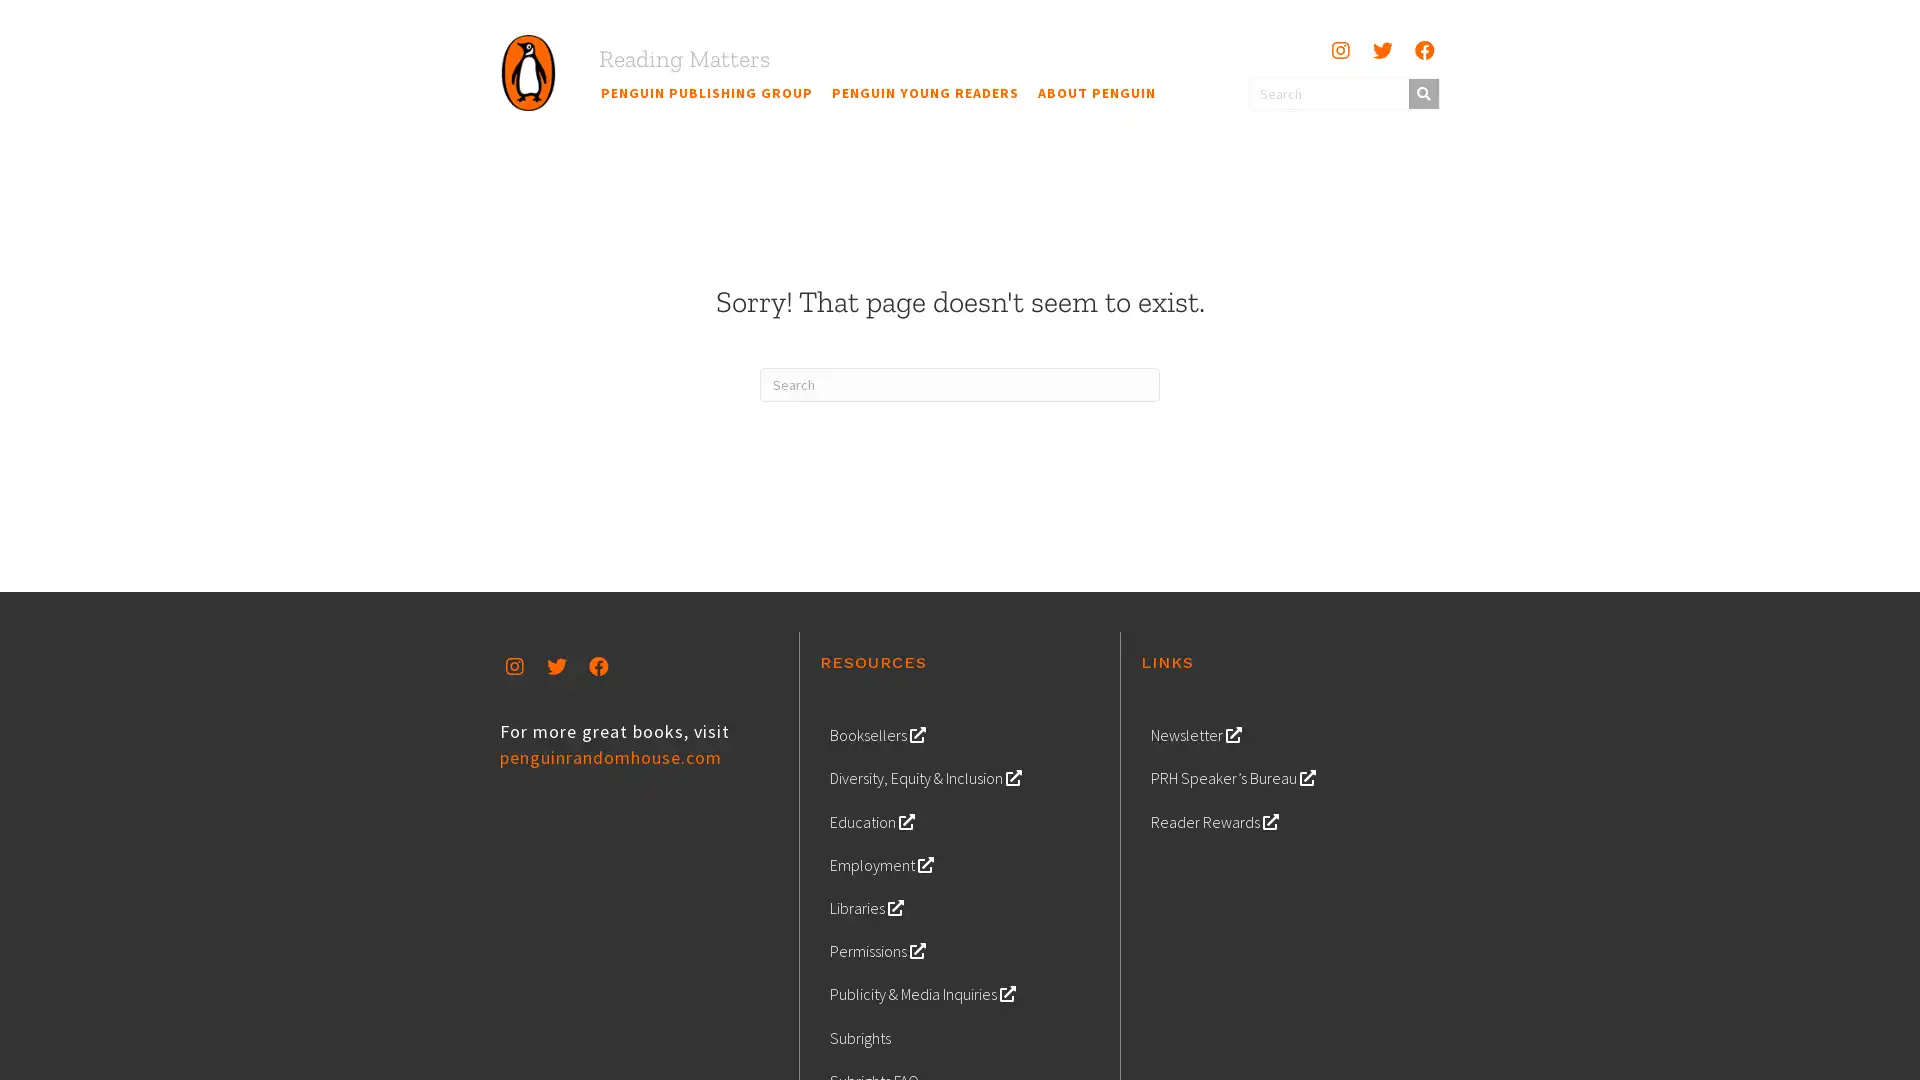 The height and width of the screenshot is (1080, 1920). I want to click on Facebook, so click(598, 666).